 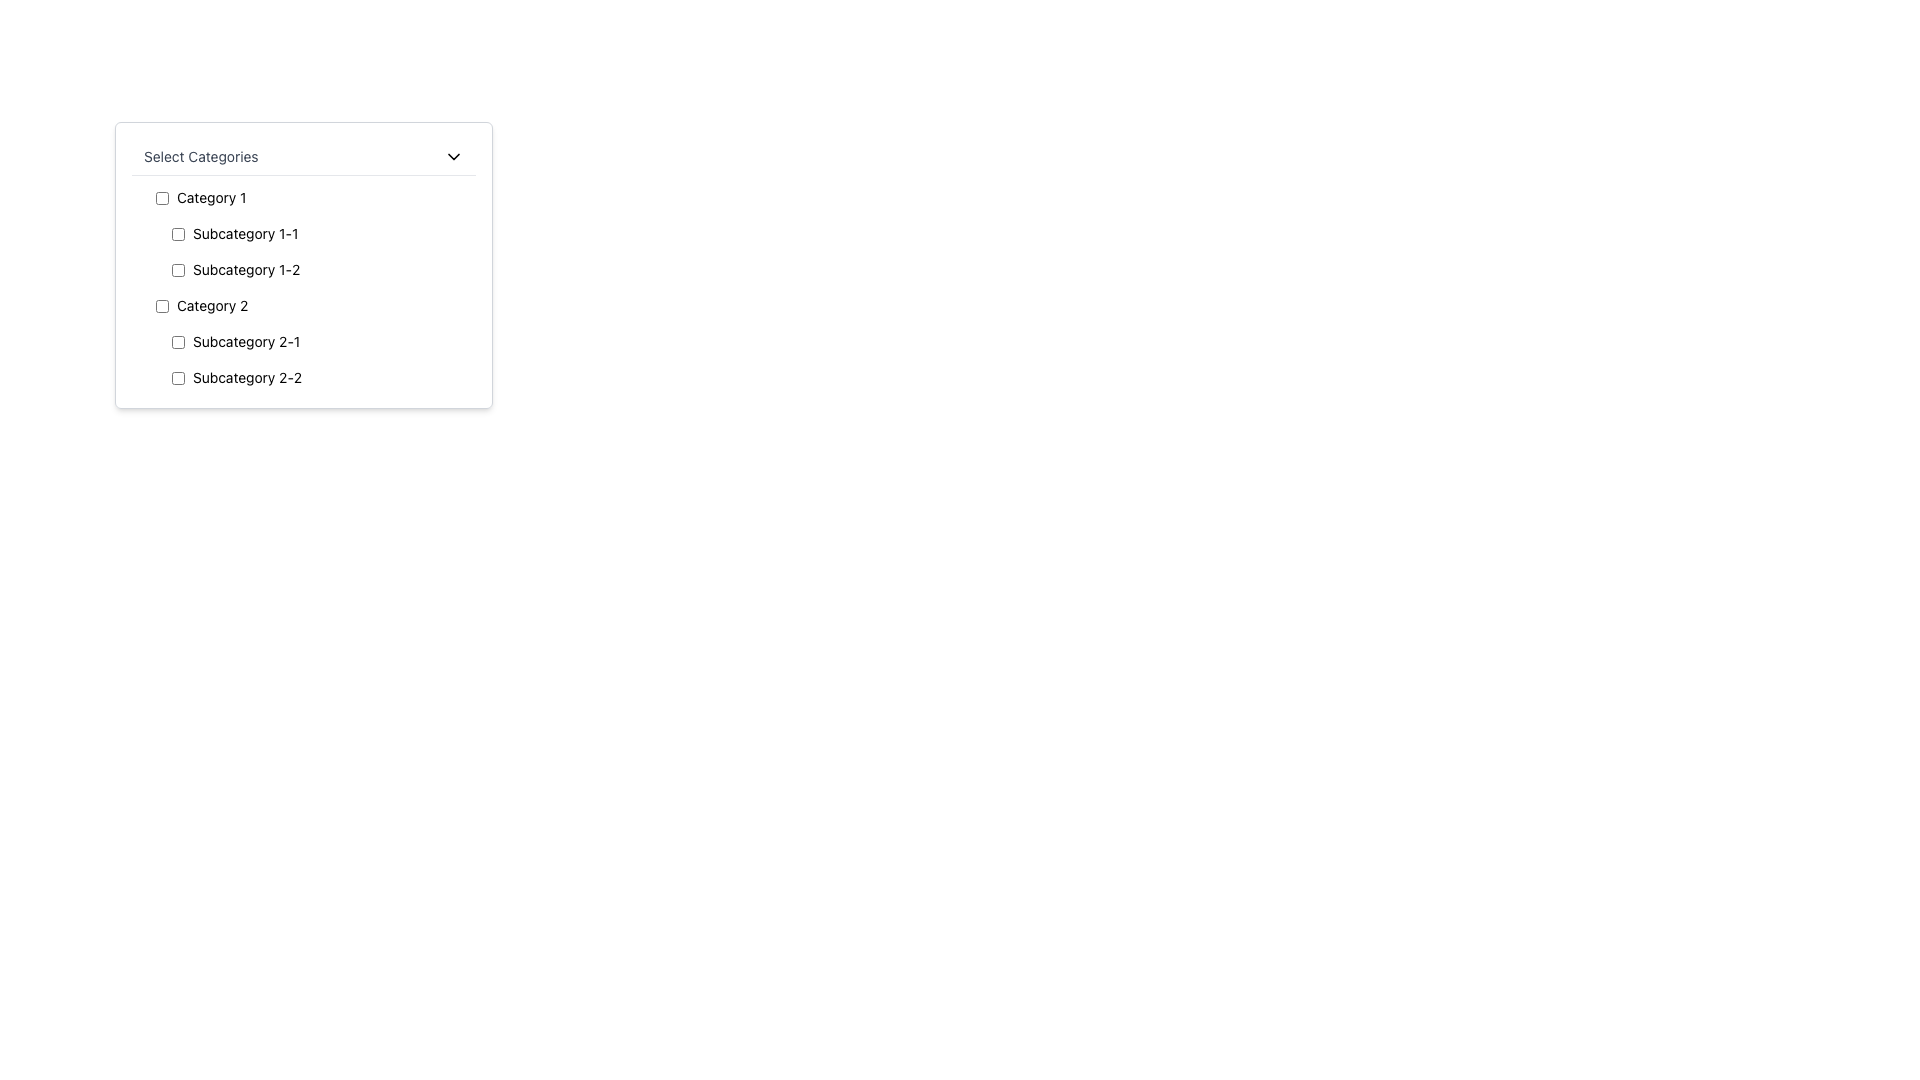 What do you see at coordinates (302, 264) in the screenshot?
I see `the category or subcategory in the 'Select Categories' dropdown and checkbox group` at bounding box center [302, 264].